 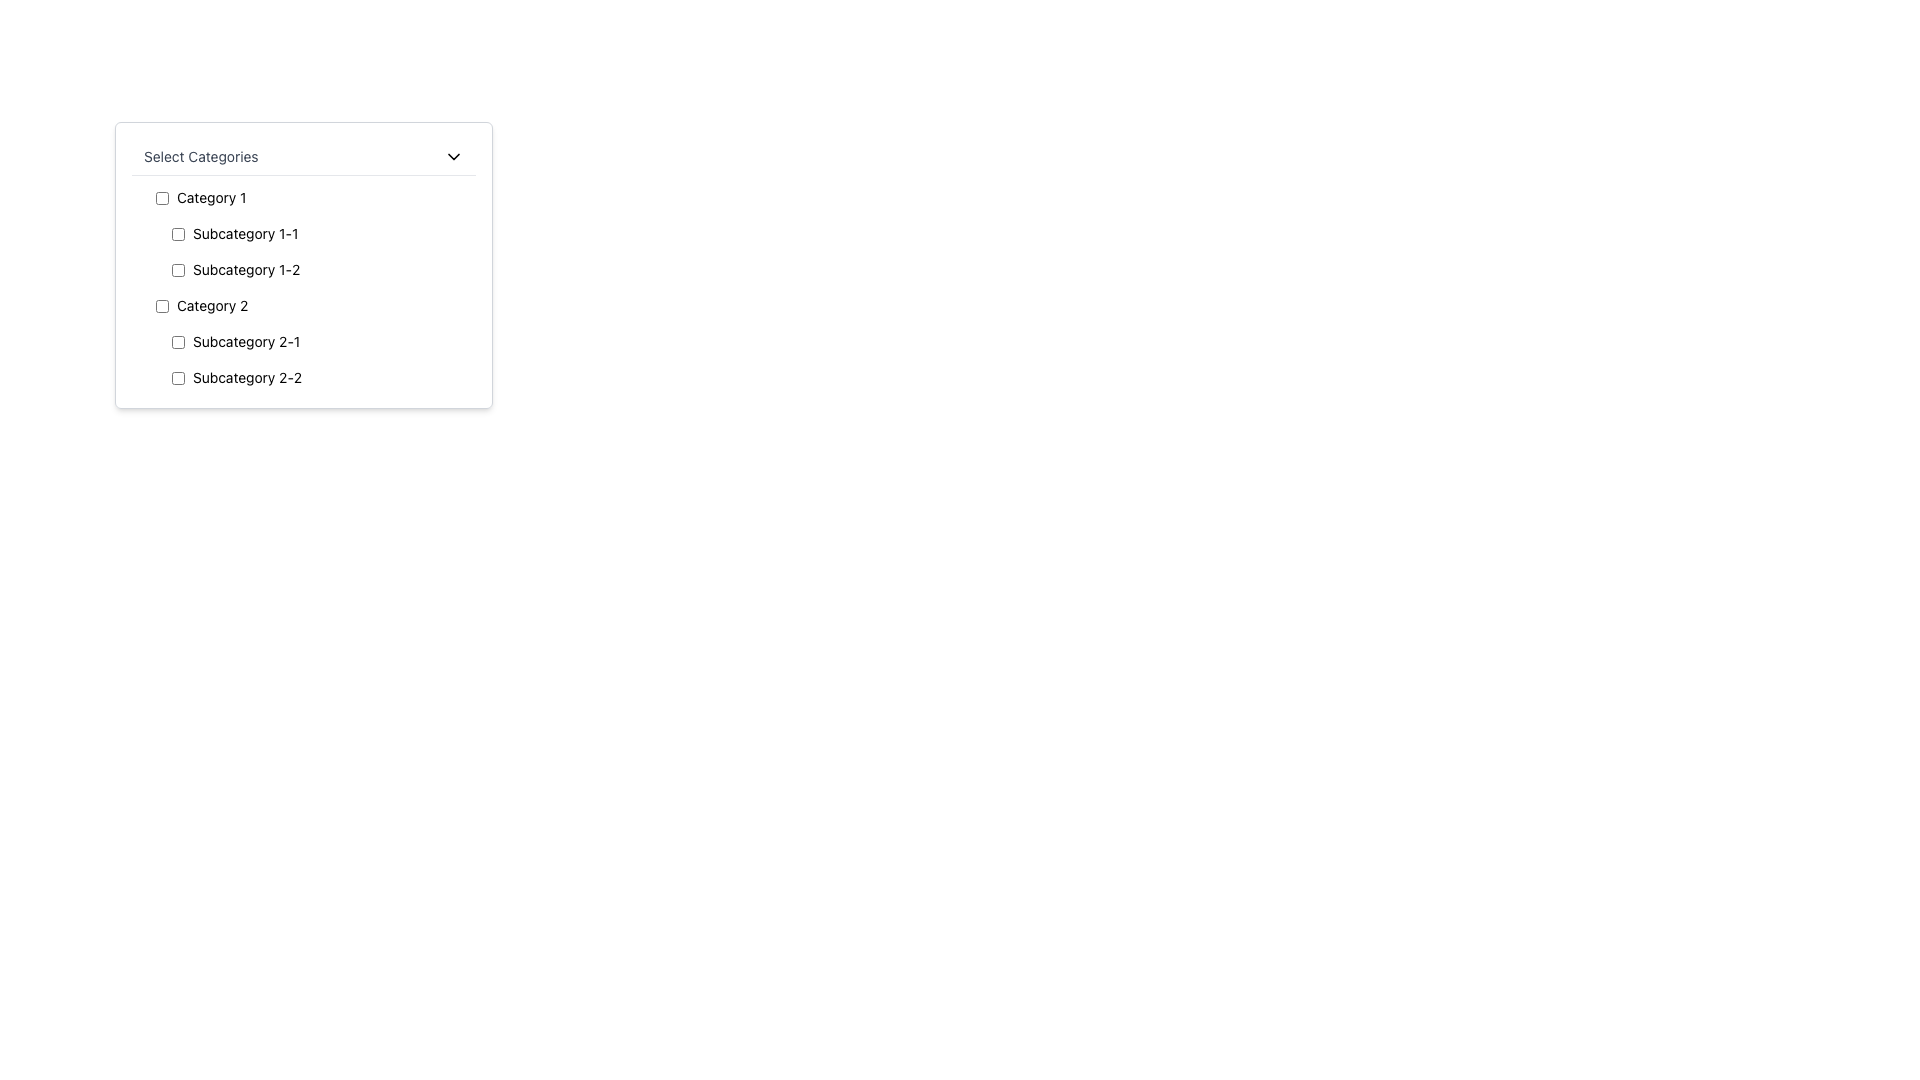 What do you see at coordinates (302, 264) in the screenshot?
I see `the category or subcategory in the 'Select Categories' dropdown and checkbox group` at bounding box center [302, 264].